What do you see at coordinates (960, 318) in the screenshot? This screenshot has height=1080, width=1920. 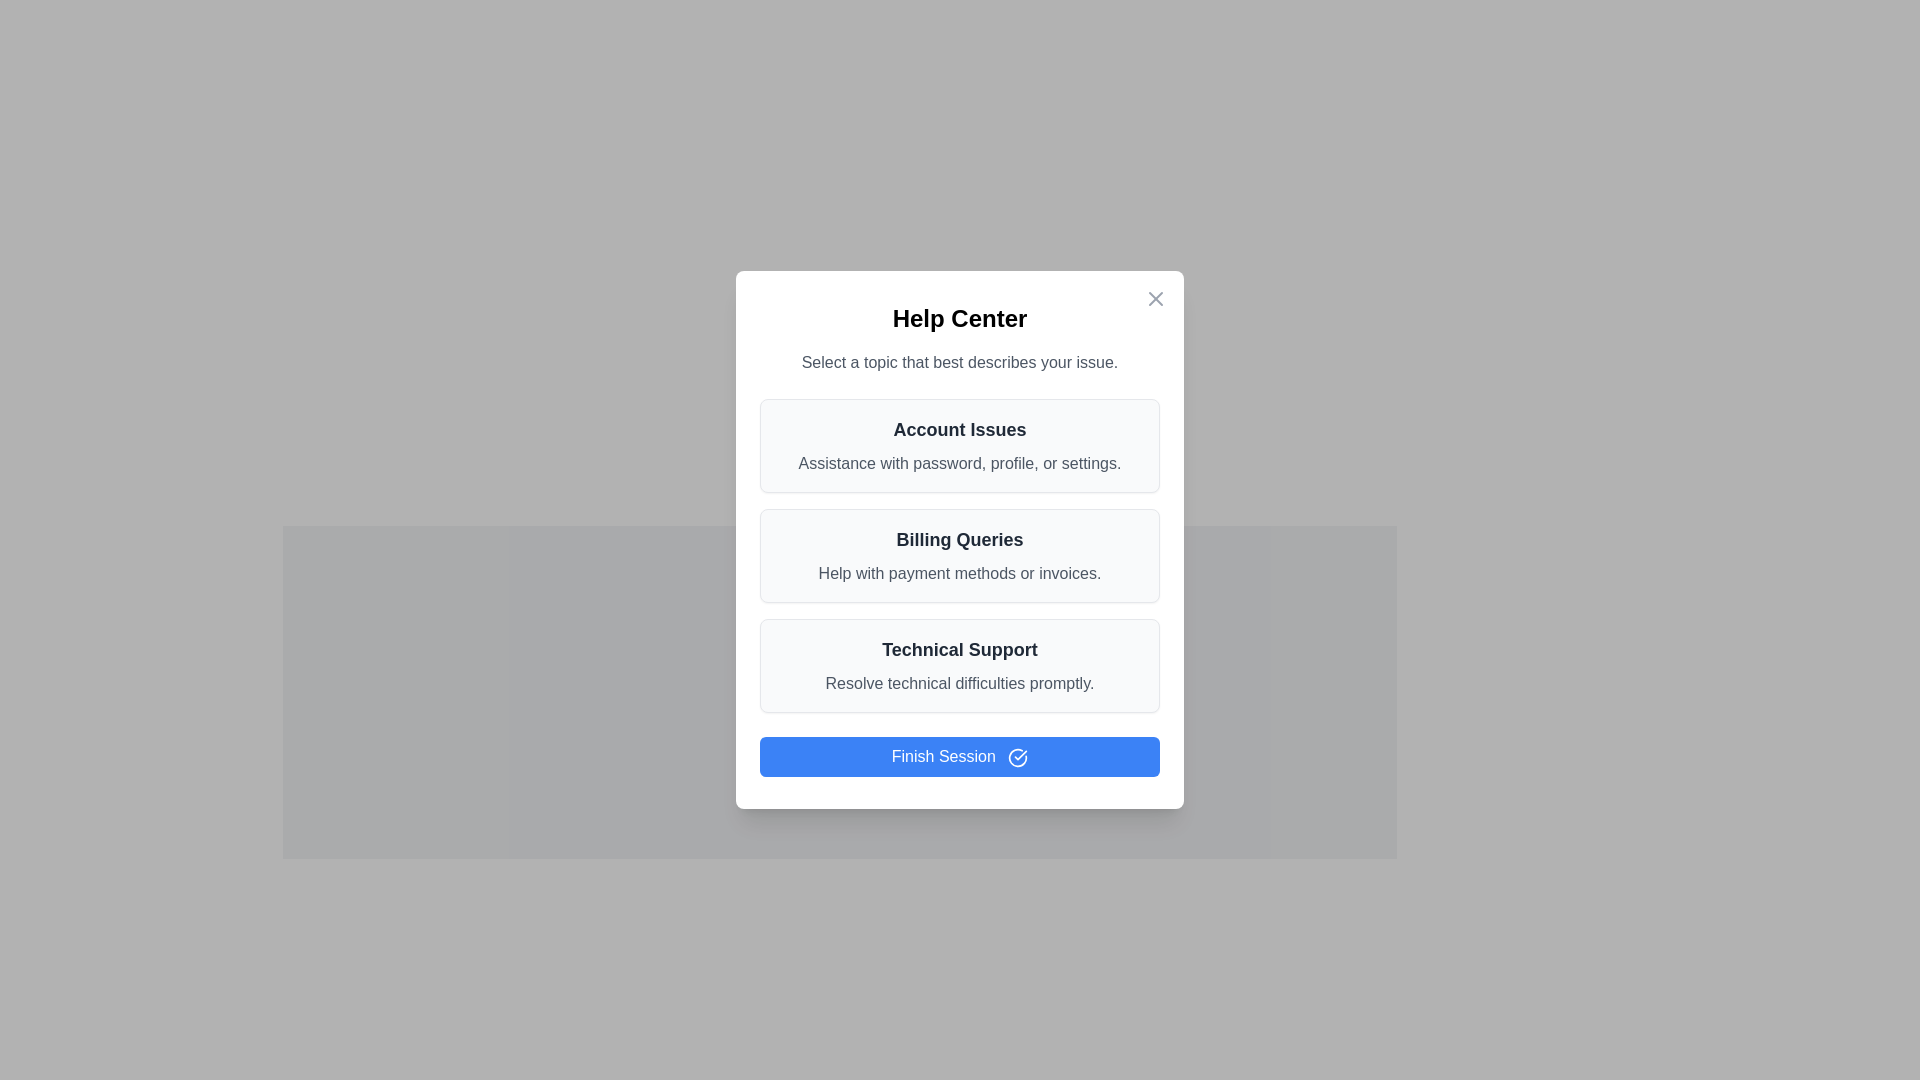 I see `the 'Help Center' header text element, which is bold and centered at the top of the modal interface` at bounding box center [960, 318].